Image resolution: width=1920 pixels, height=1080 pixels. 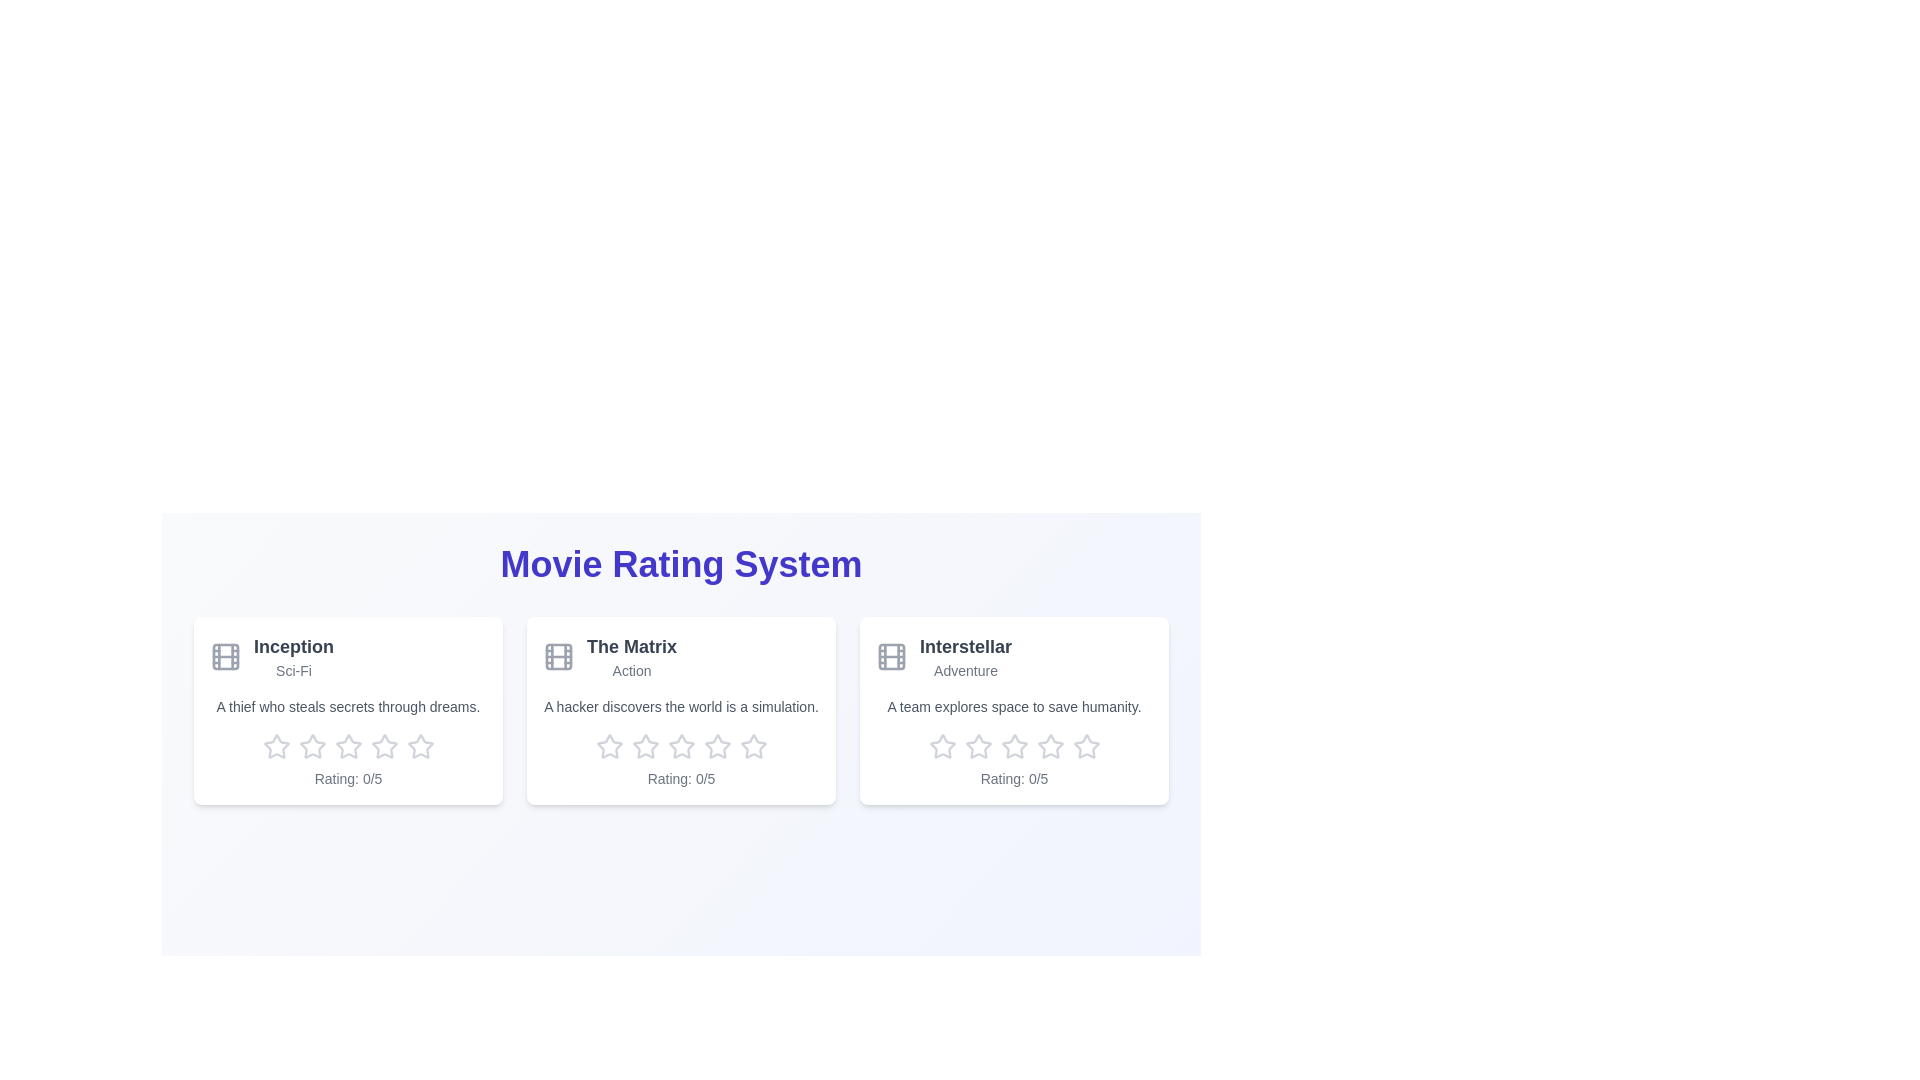 What do you see at coordinates (965, 671) in the screenshot?
I see `the genre of the movie titled 'Interstellar'` at bounding box center [965, 671].